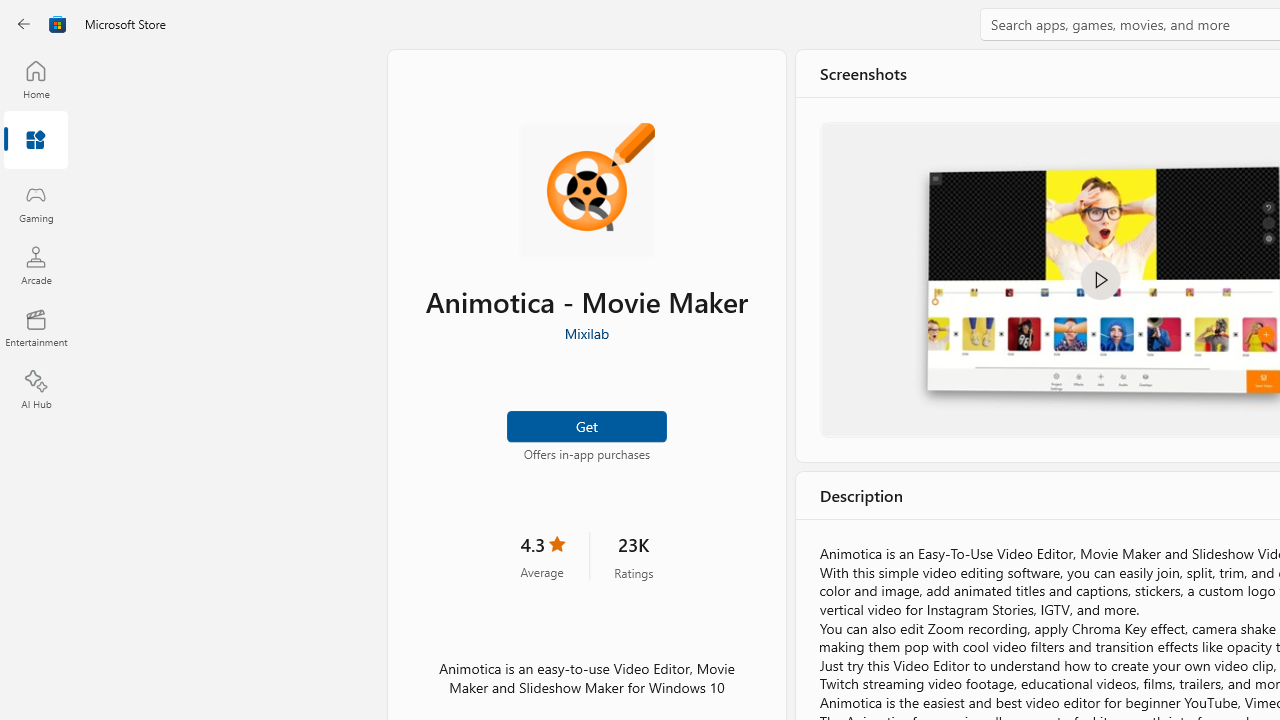 The width and height of the screenshot is (1280, 720). Describe the element at coordinates (585, 424) in the screenshot. I see `'Get'` at that location.